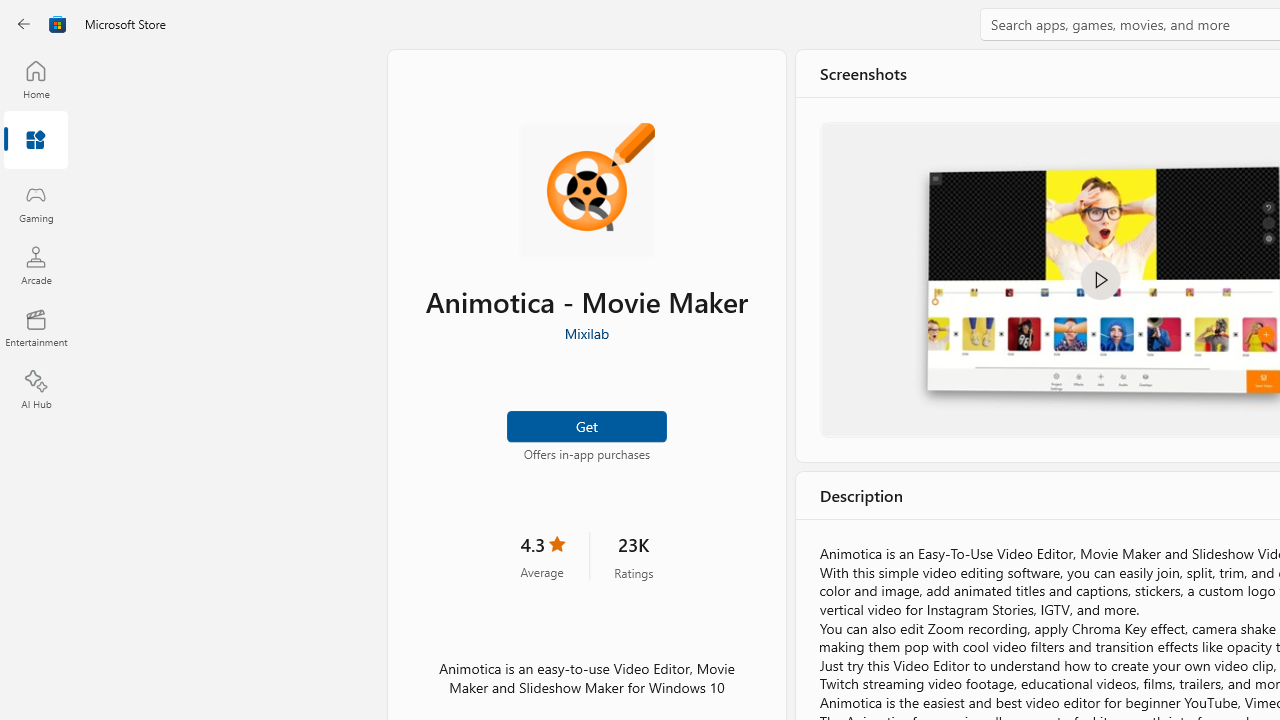 The width and height of the screenshot is (1280, 720). Describe the element at coordinates (585, 424) in the screenshot. I see `'Get'` at that location.